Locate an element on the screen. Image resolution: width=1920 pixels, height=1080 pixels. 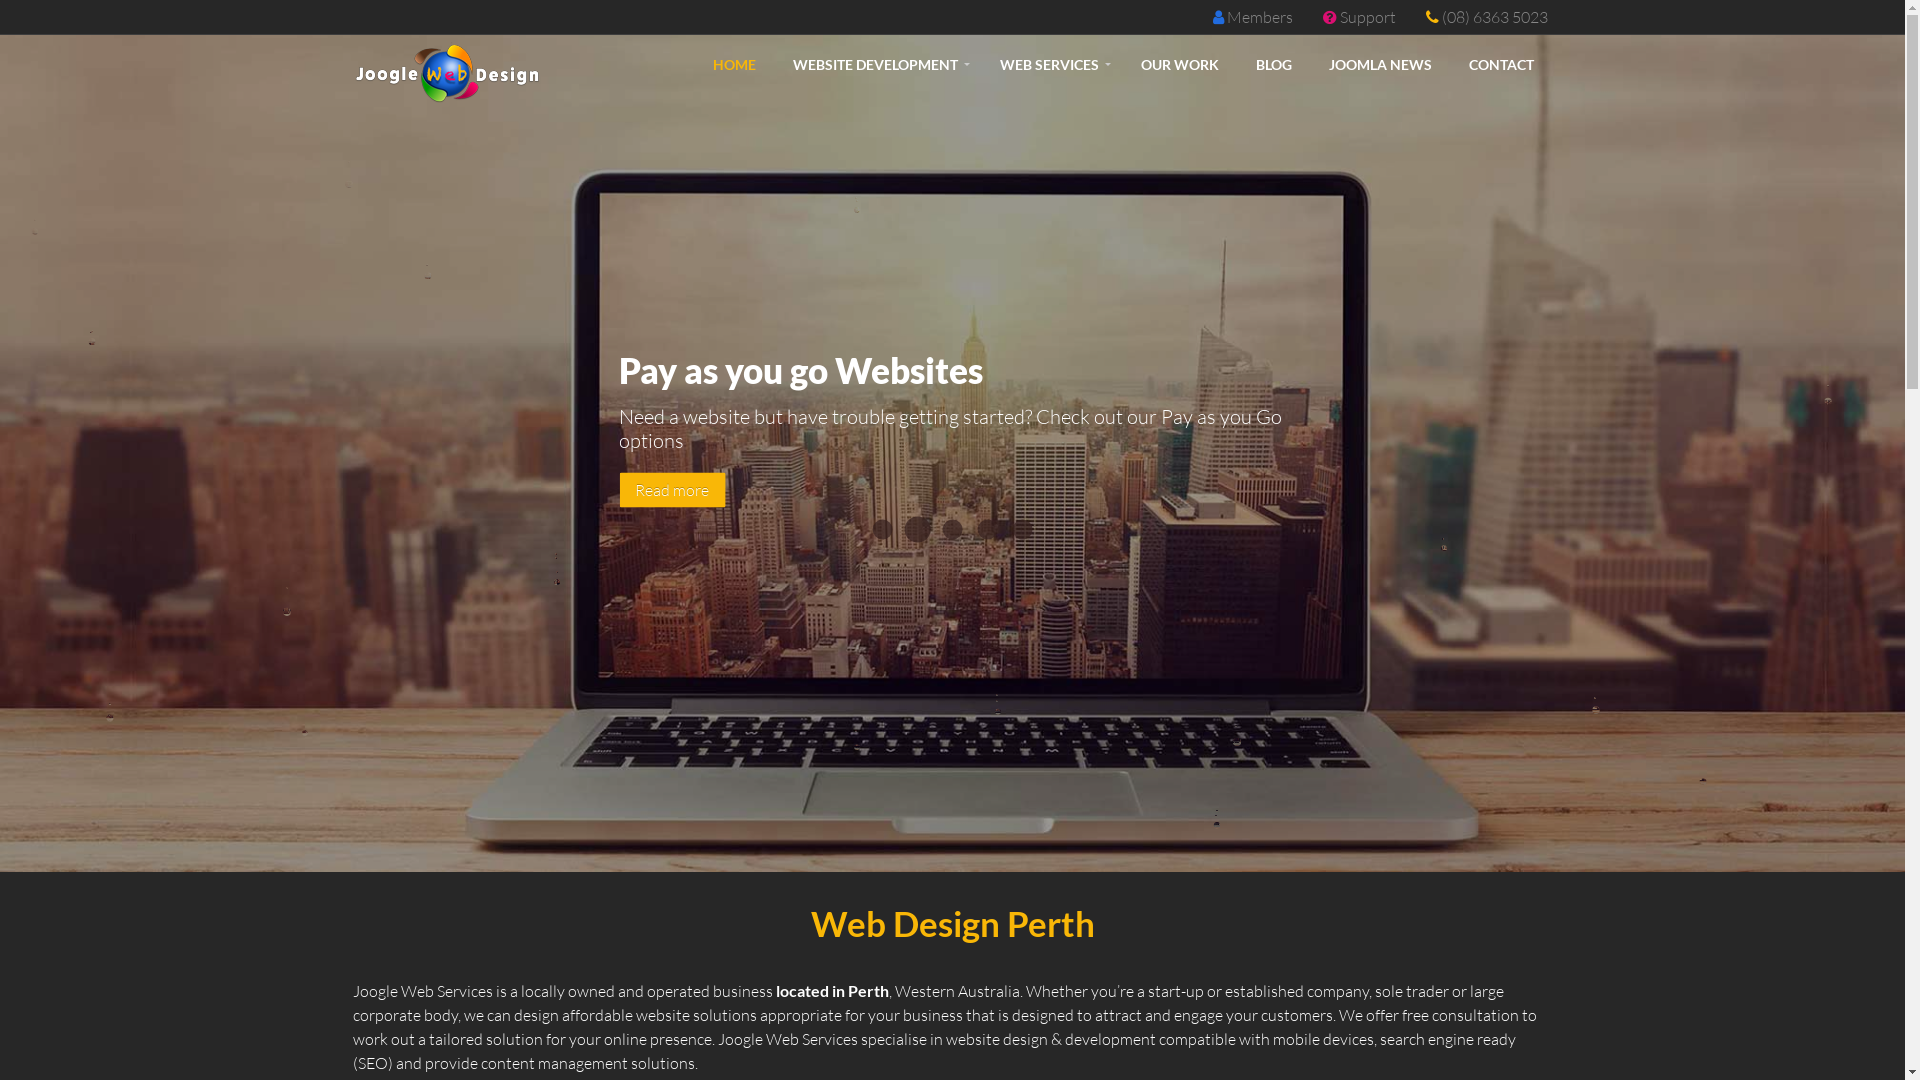
'Search' is located at coordinates (1022, 527).